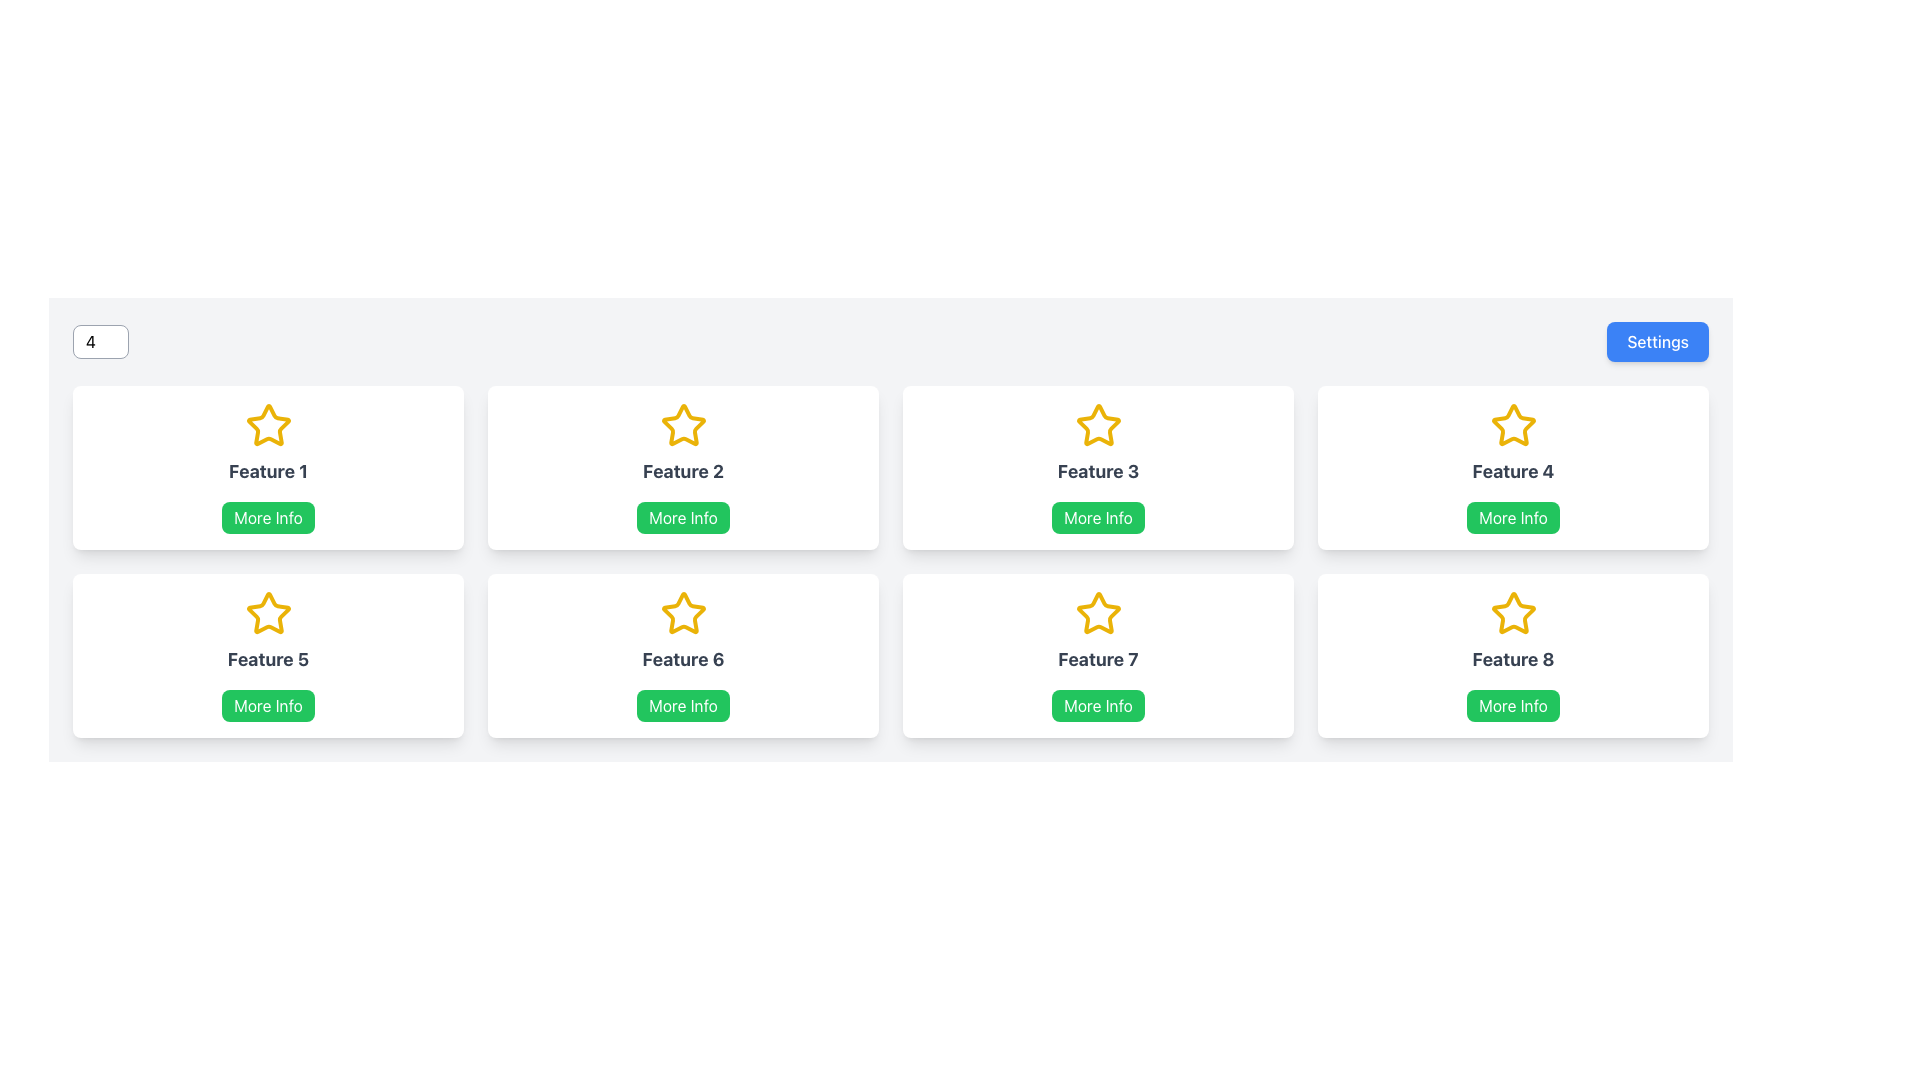 This screenshot has width=1920, height=1080. What do you see at coordinates (267, 612) in the screenshot?
I see `the yellow star icon located in the second row, first column of the grid above the text 'Feature 5'` at bounding box center [267, 612].